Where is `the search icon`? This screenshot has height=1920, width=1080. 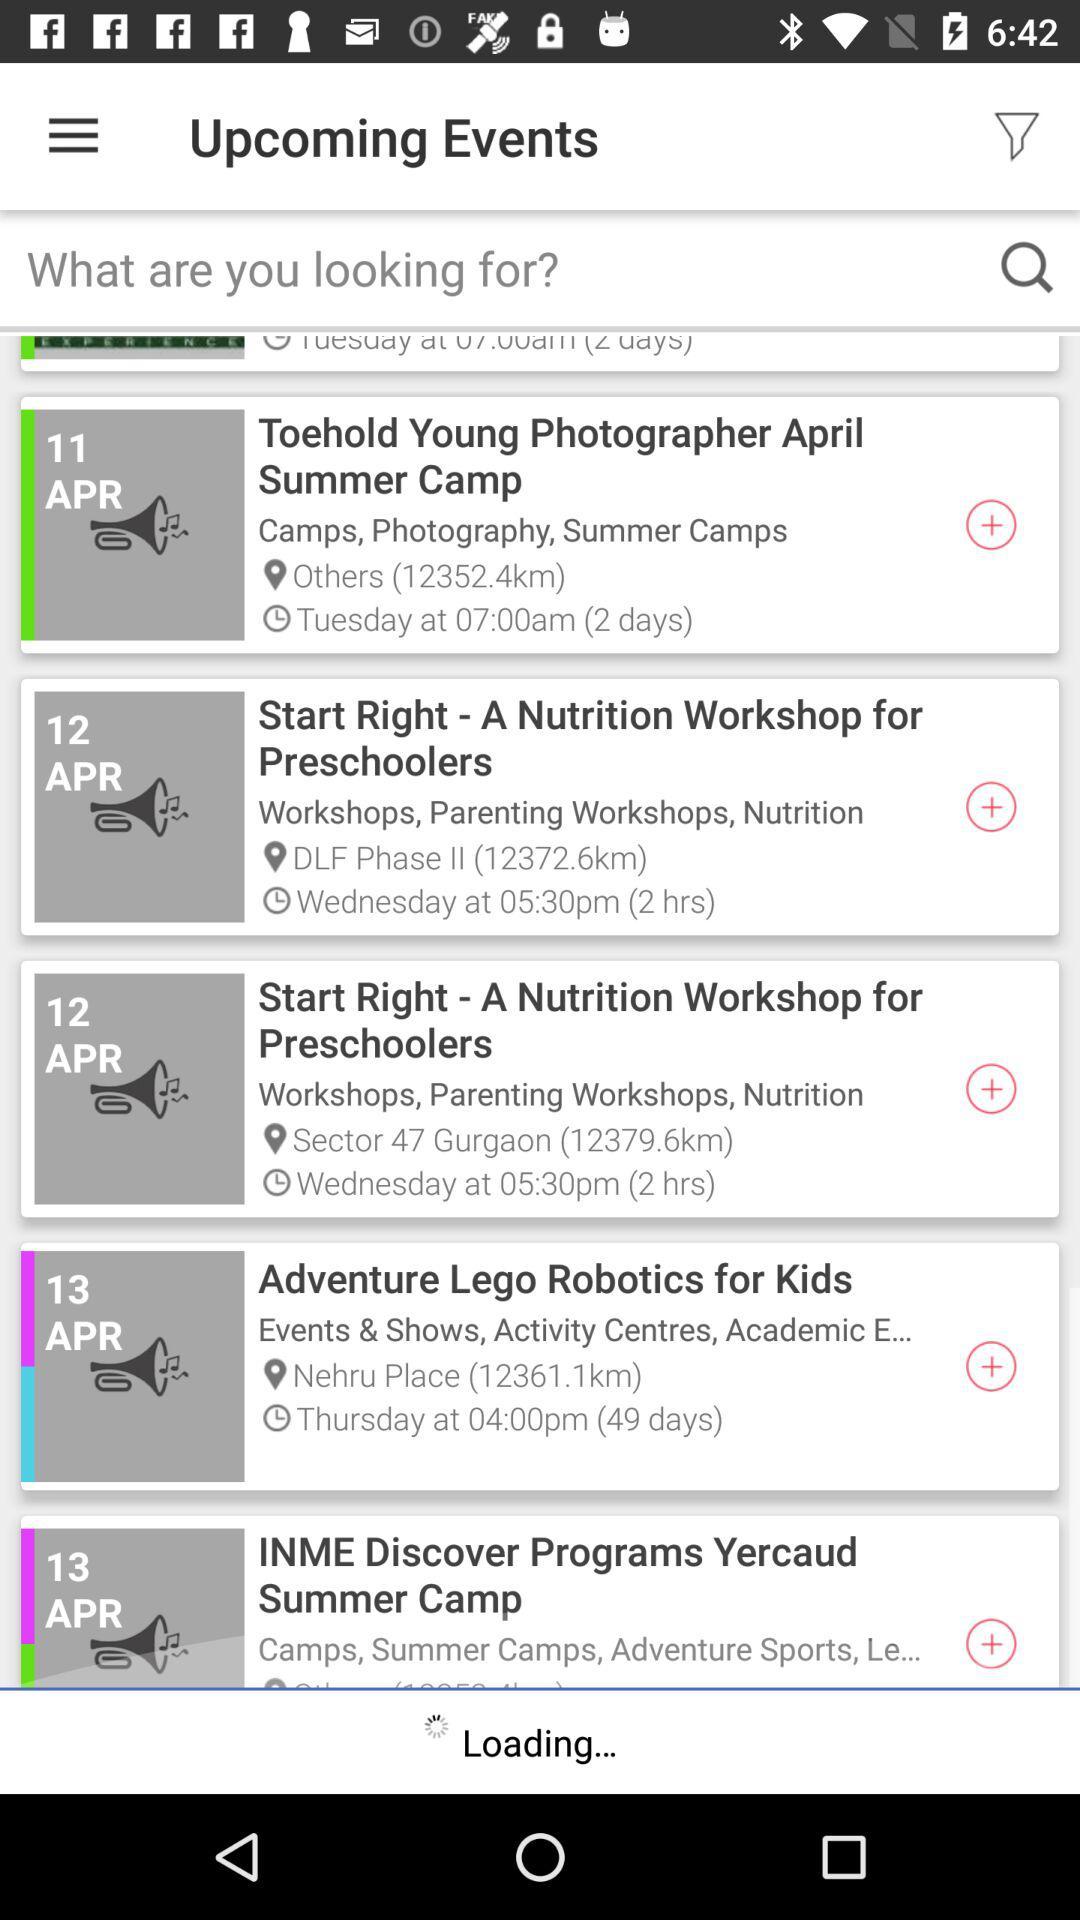 the search icon is located at coordinates (1027, 266).